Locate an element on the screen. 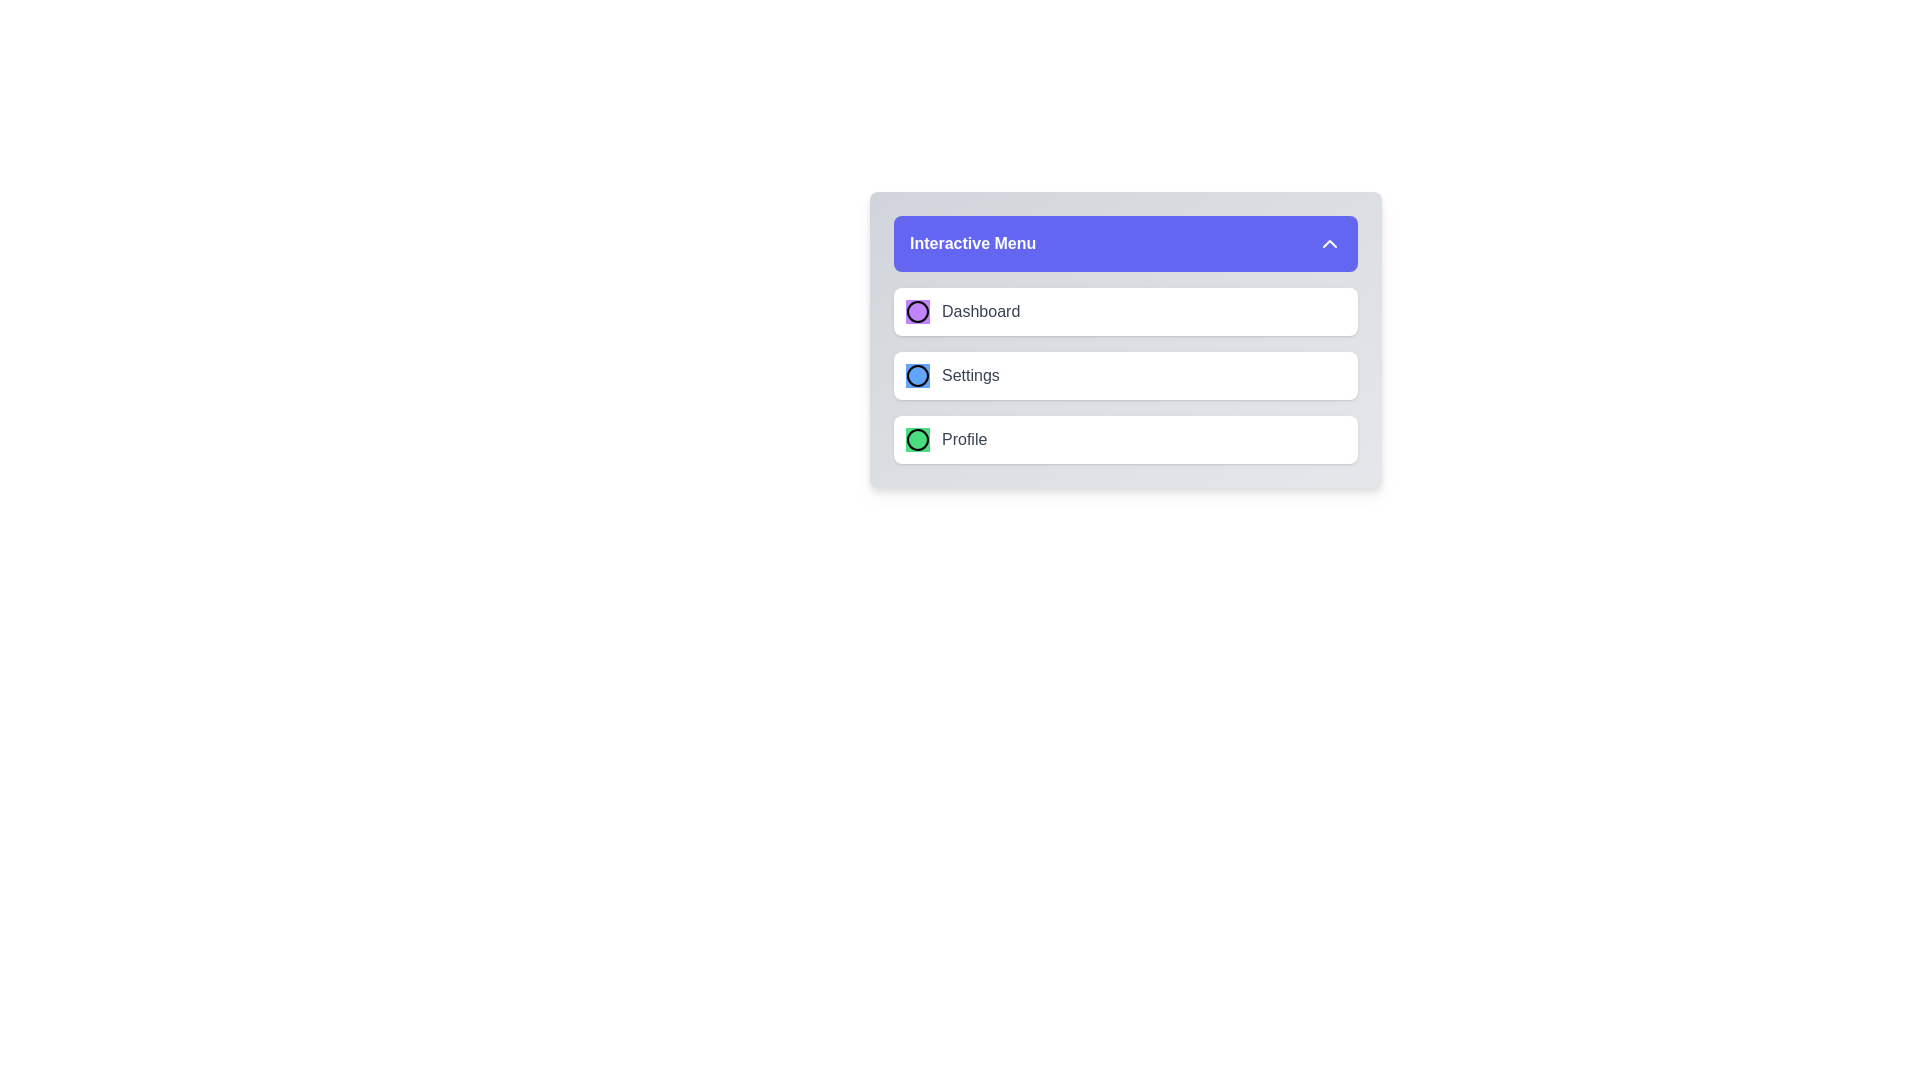 The width and height of the screenshot is (1920, 1080). the menu item Dashboard from the EnhancedMenu is located at coordinates (1126, 312).